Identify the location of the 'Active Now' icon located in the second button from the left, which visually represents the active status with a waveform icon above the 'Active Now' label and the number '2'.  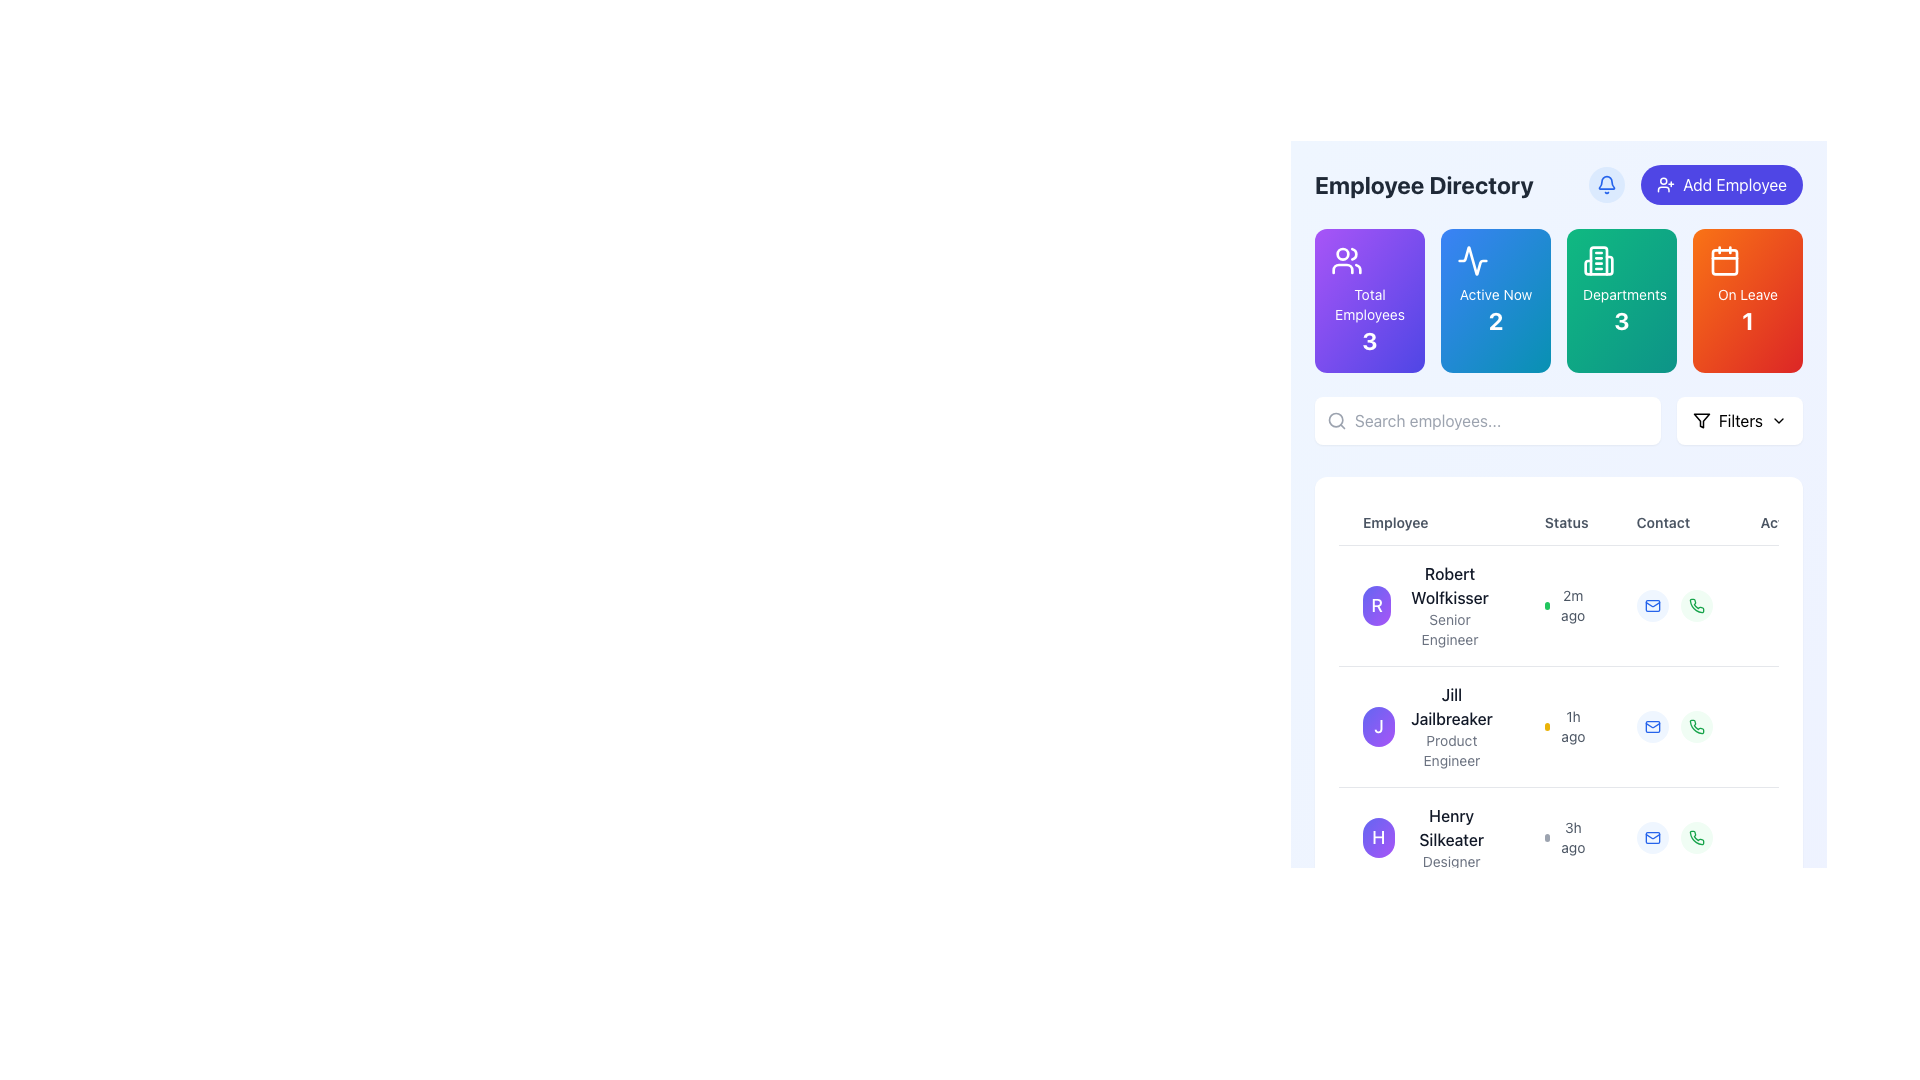
(1473, 260).